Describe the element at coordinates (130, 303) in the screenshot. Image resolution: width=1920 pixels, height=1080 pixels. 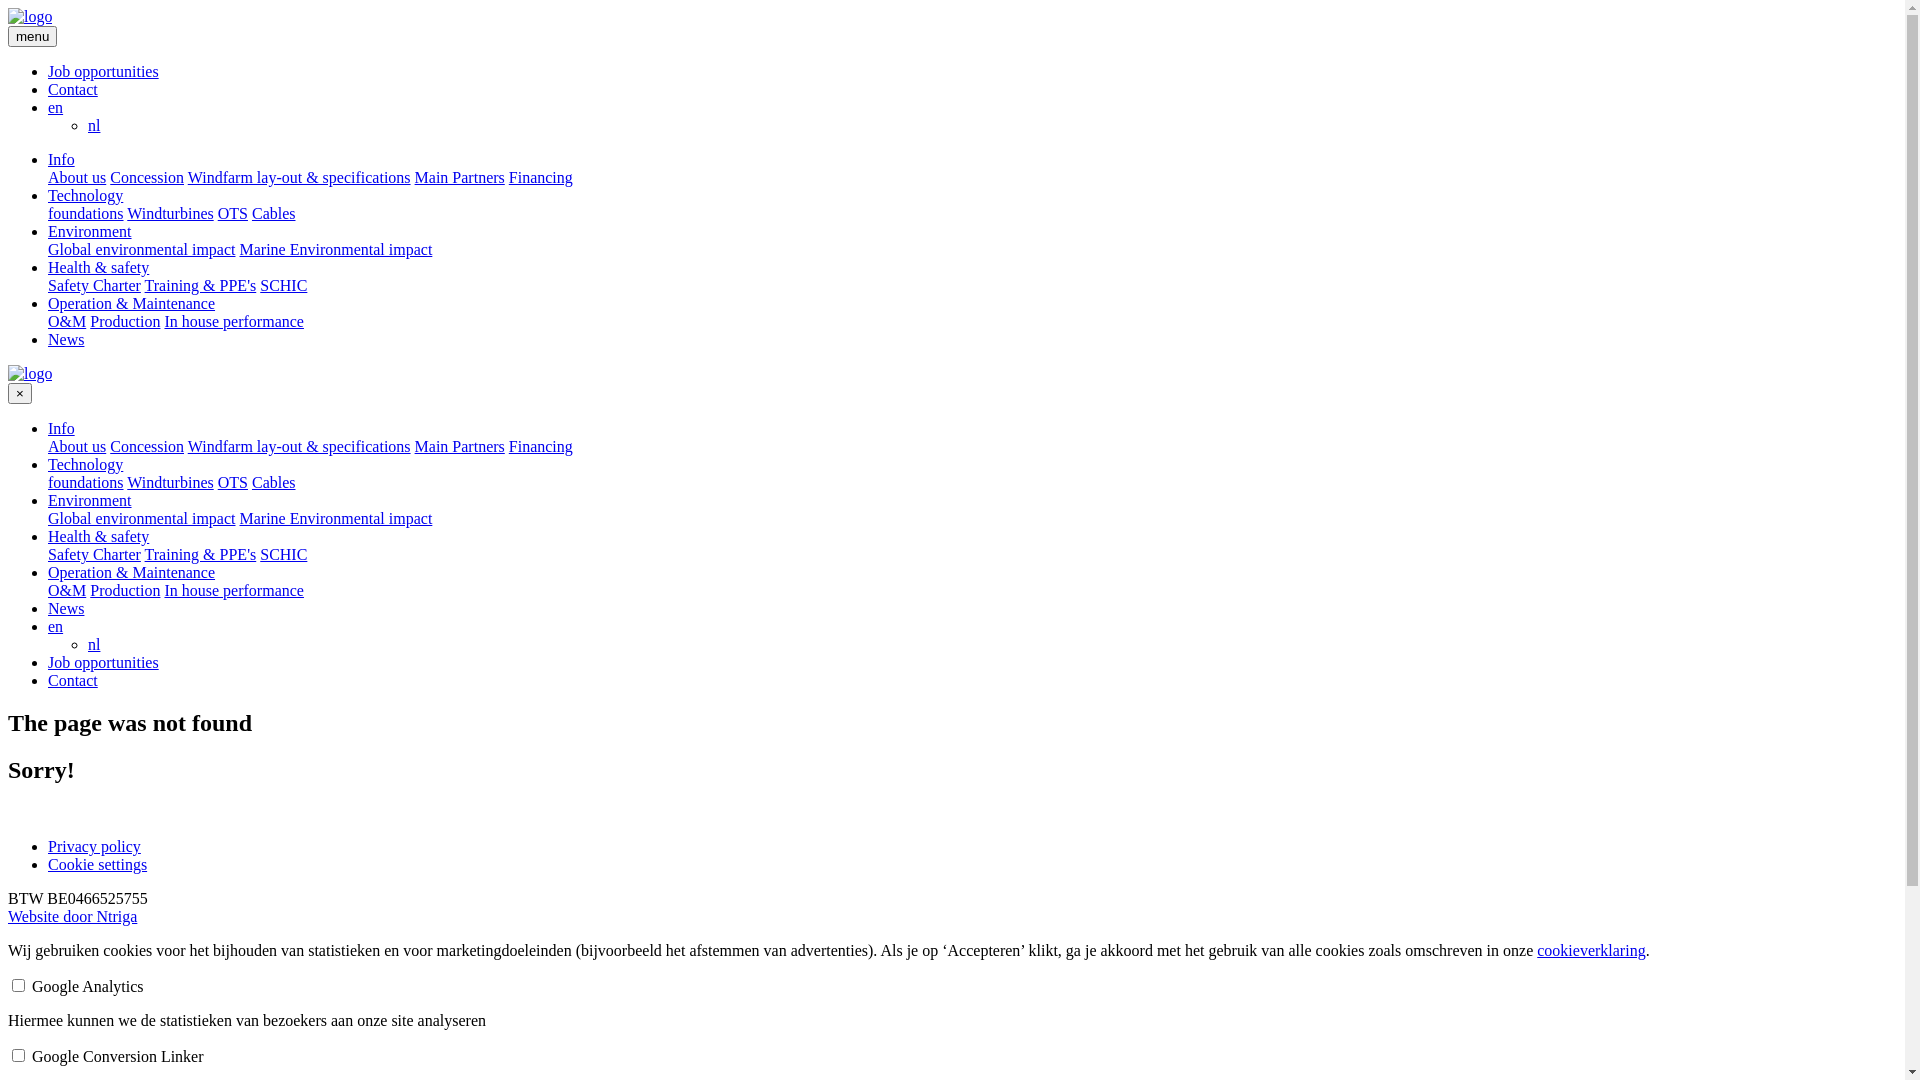
I see `'Operation & Maintenance'` at that location.